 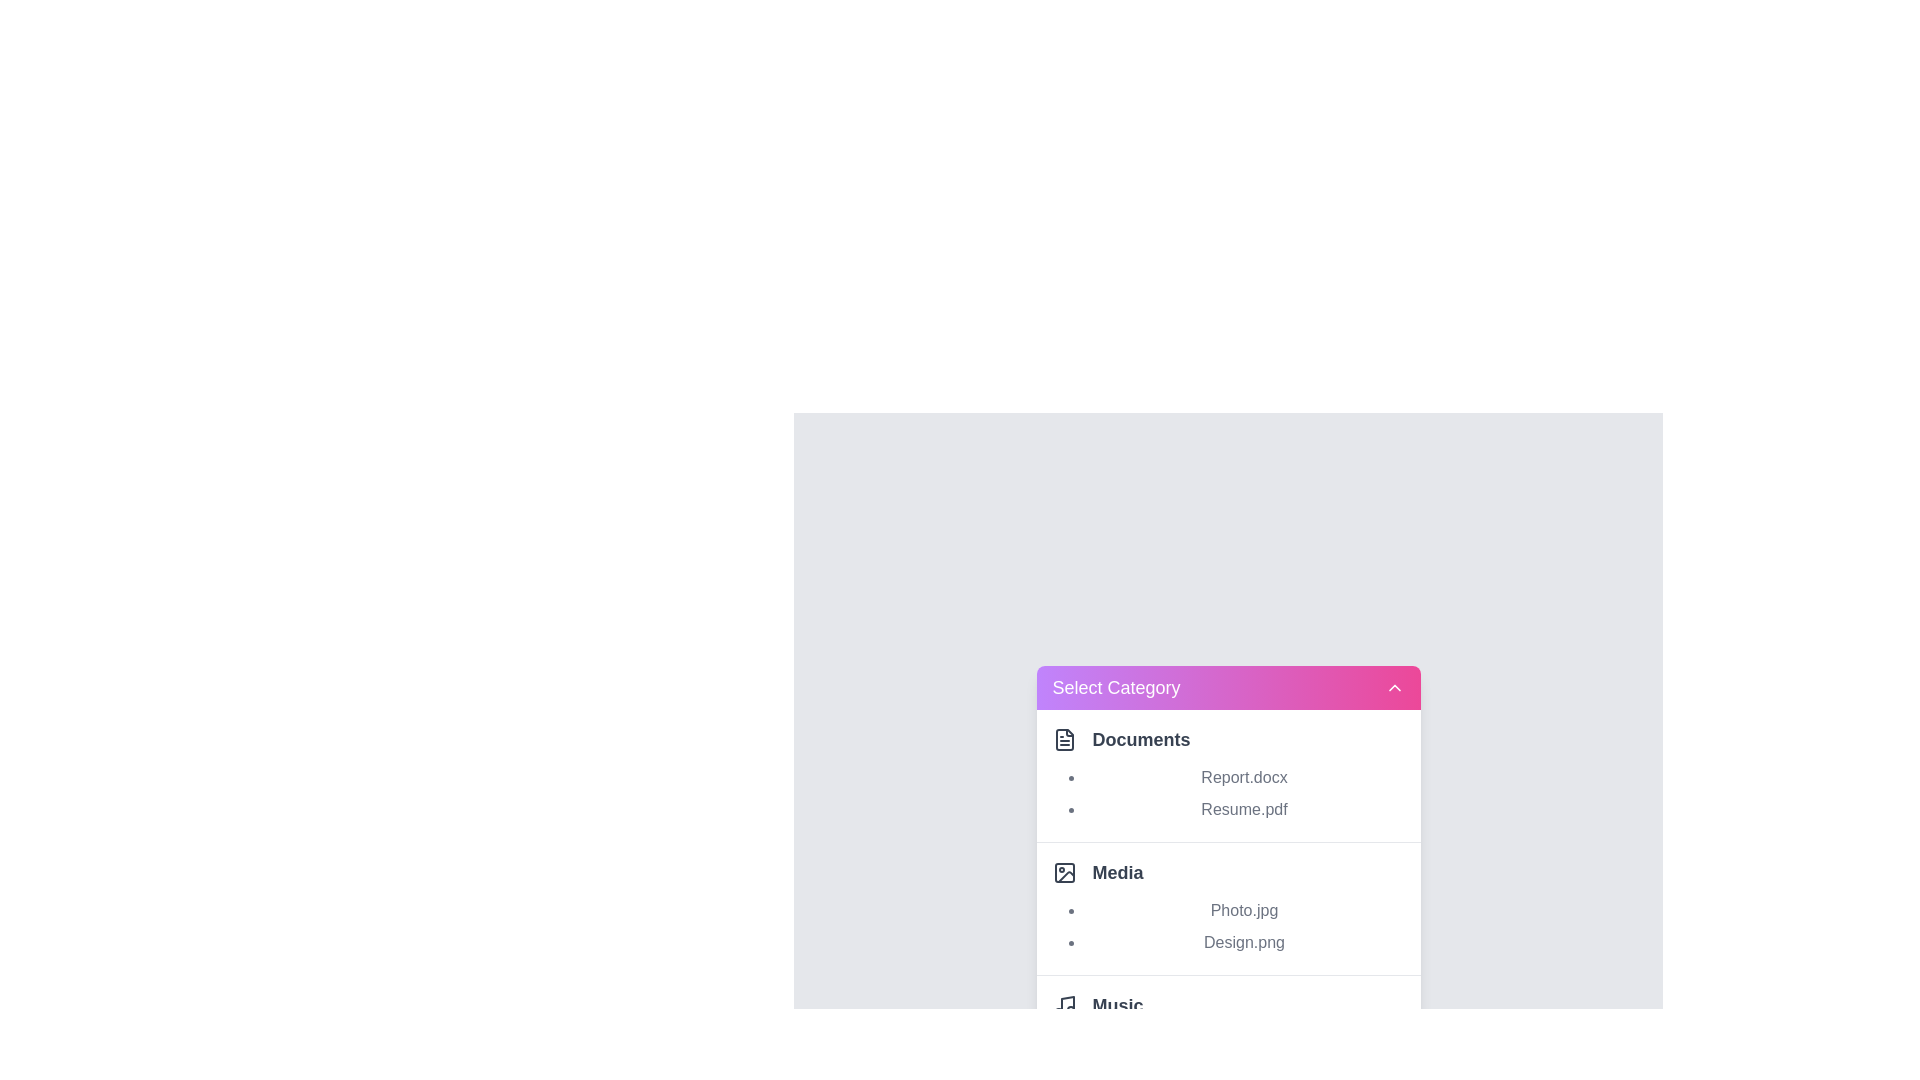 What do you see at coordinates (1063, 871) in the screenshot?
I see `the icon representing an image located to the left of the text 'Media', which is styled with a simple outline and appears in grayscale` at bounding box center [1063, 871].